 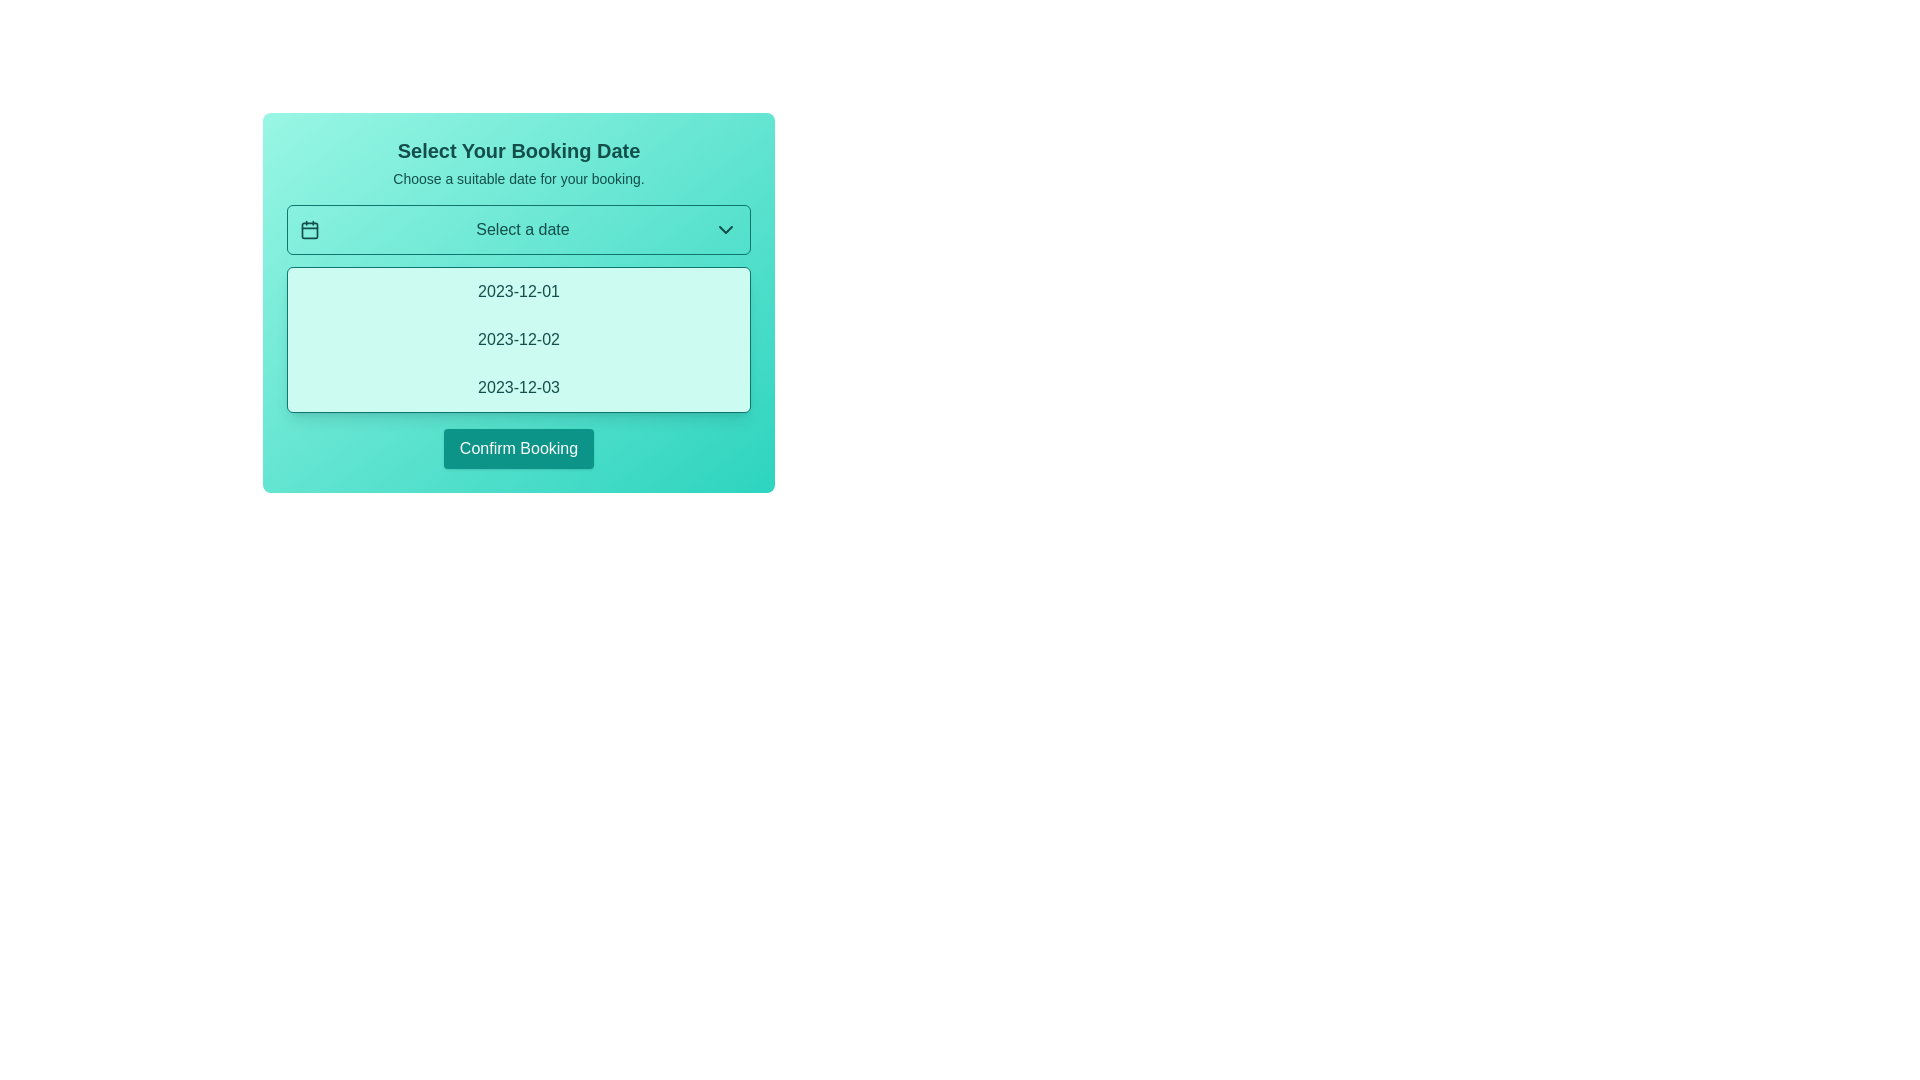 I want to click on text label that states 'Choose a suitable date for your booking.' positioned below the heading 'Select Your Booking Date' in the teal background interface, so click(x=518, y=177).